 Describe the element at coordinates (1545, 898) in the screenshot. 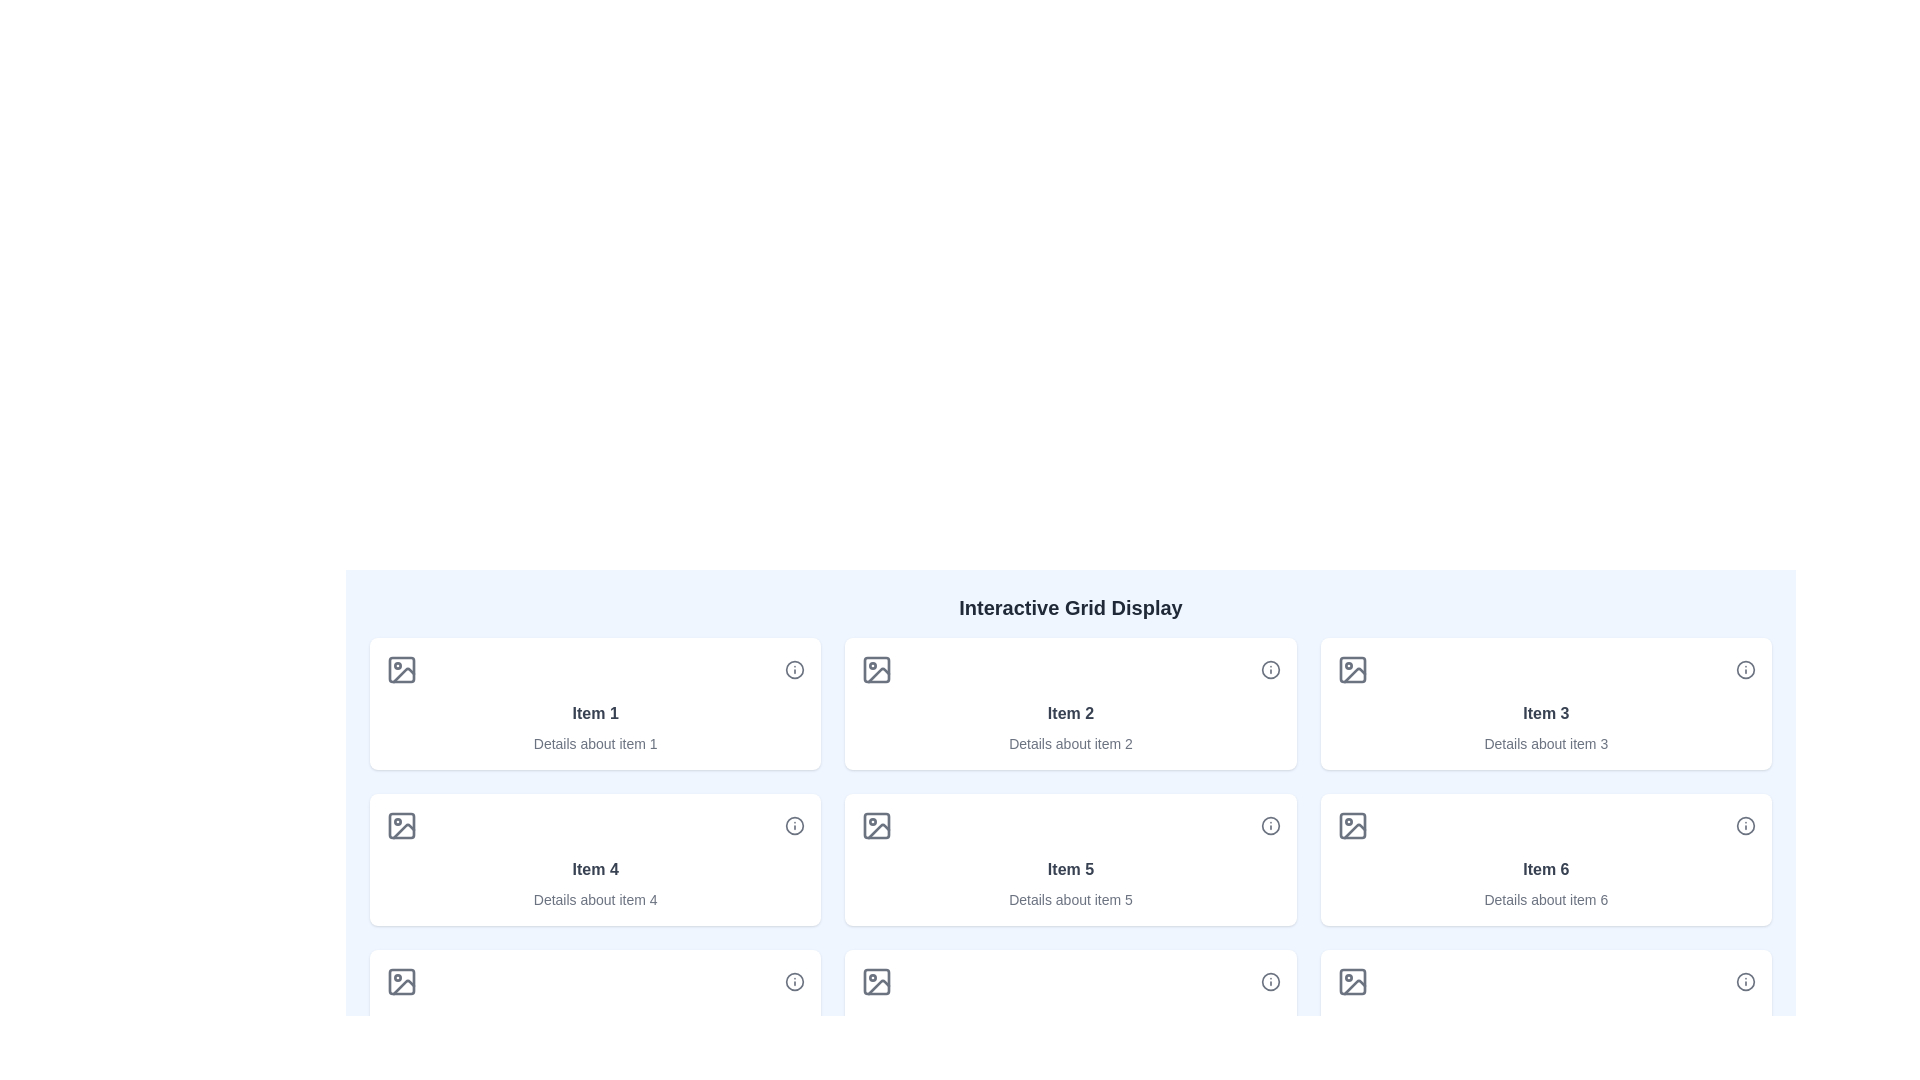

I see `the text label displaying 'Details about item 6', which is located beneath the 'Item 6' header on the sixth card in the grid layout` at that location.